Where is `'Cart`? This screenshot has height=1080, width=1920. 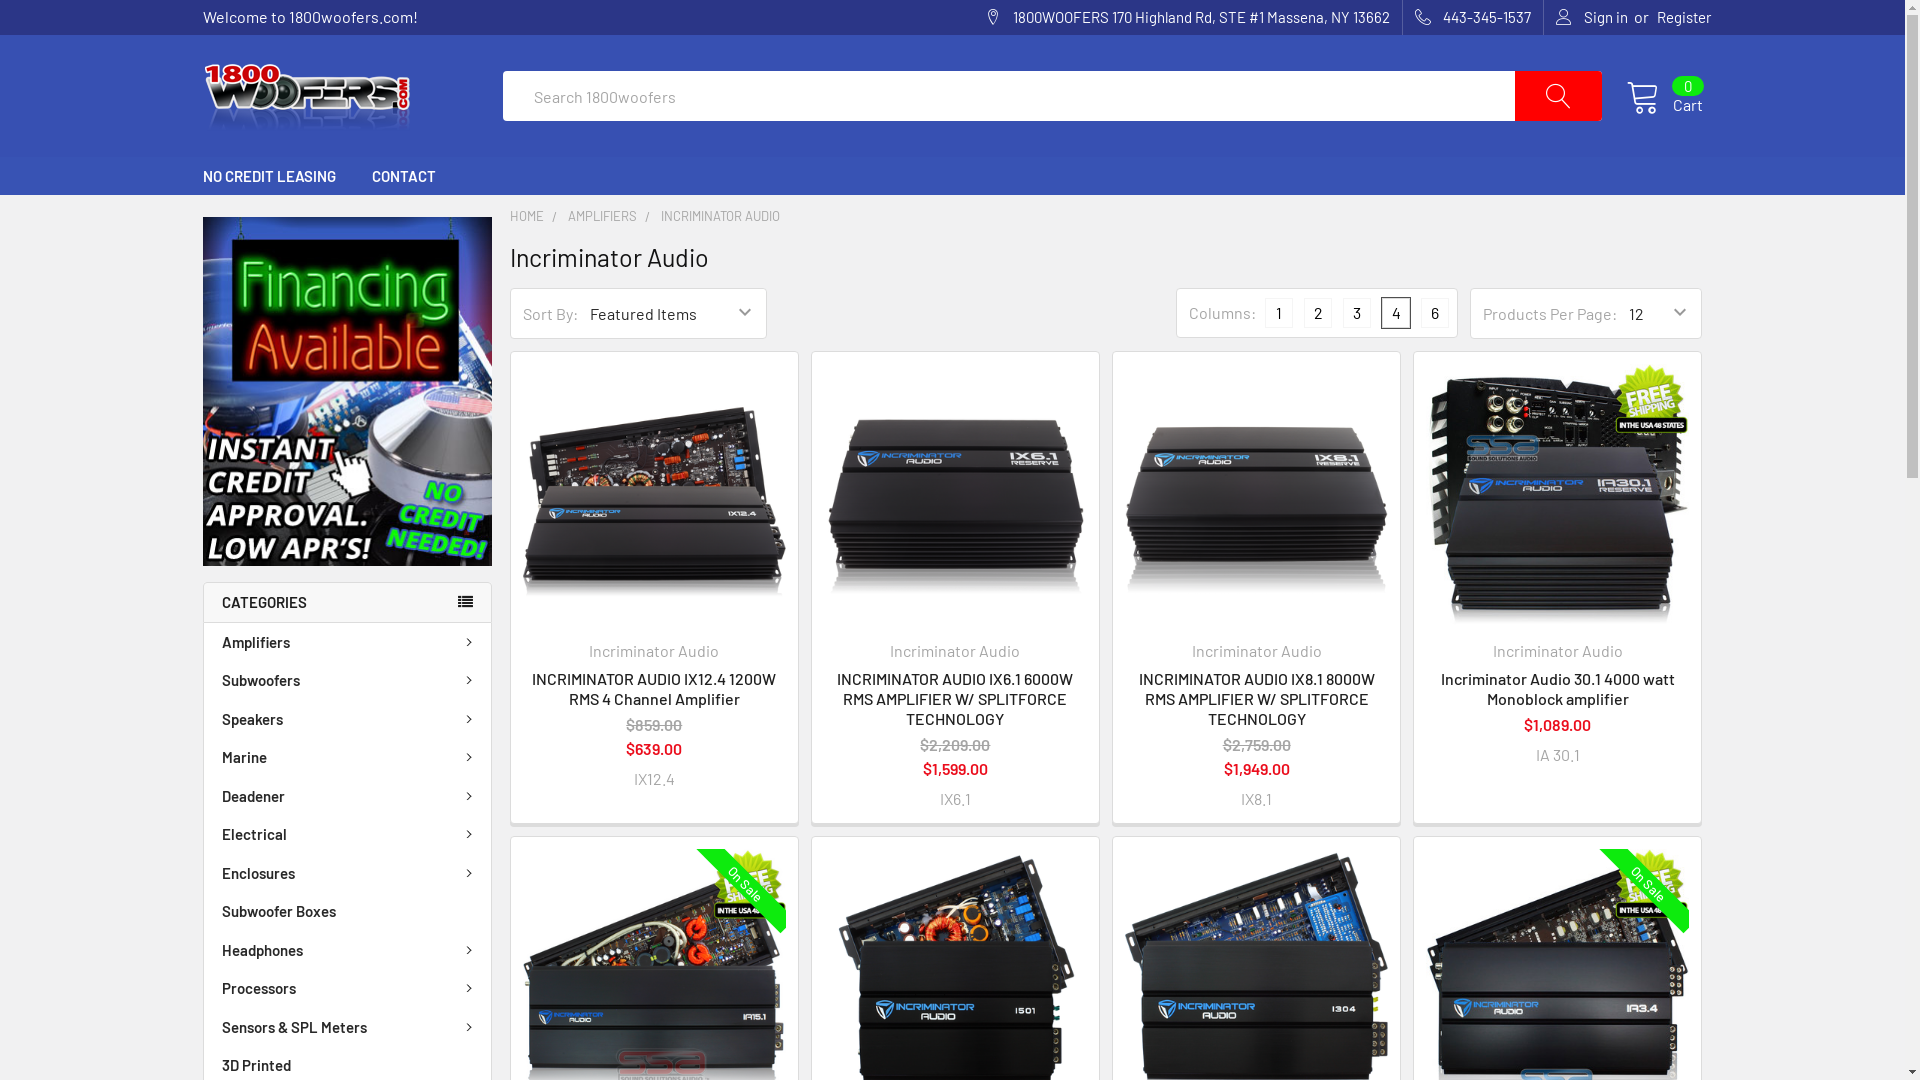
'Cart is located at coordinates (1664, 96).